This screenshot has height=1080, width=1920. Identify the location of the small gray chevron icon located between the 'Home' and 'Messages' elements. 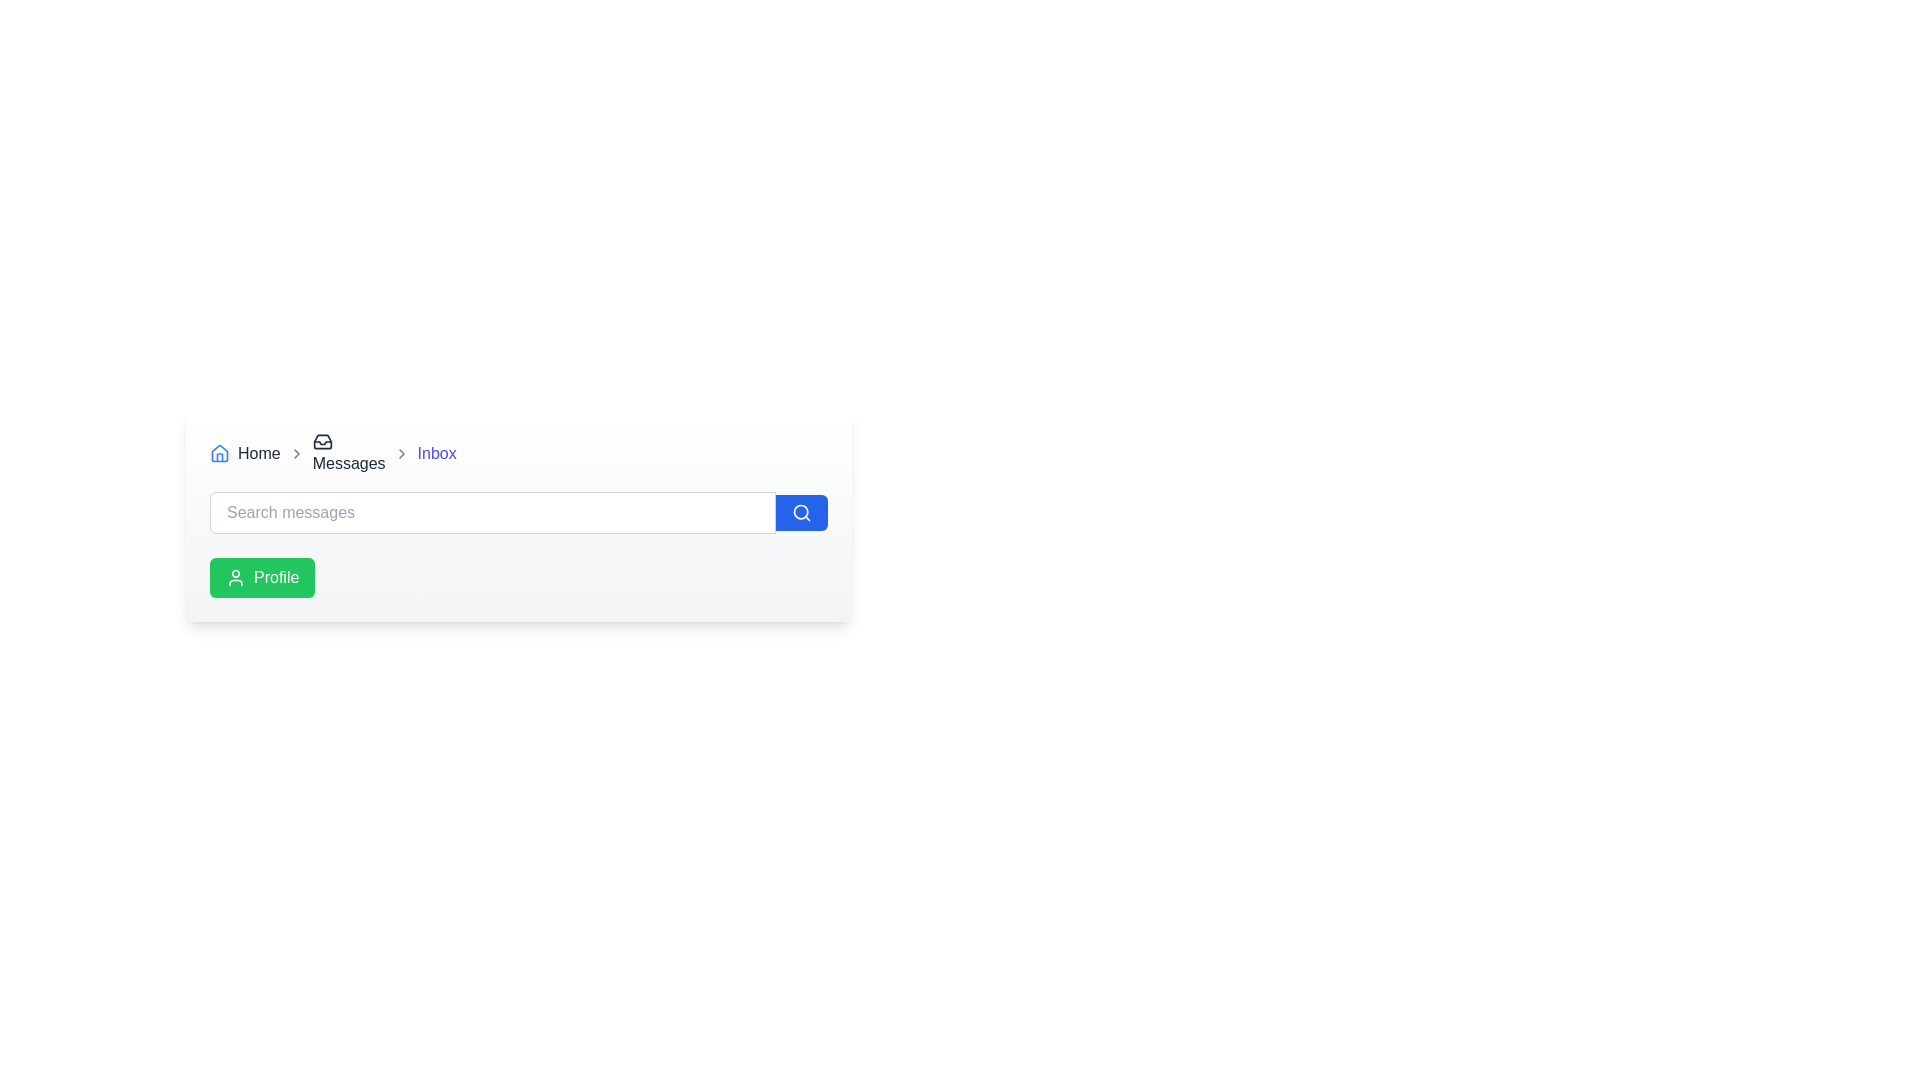
(295, 454).